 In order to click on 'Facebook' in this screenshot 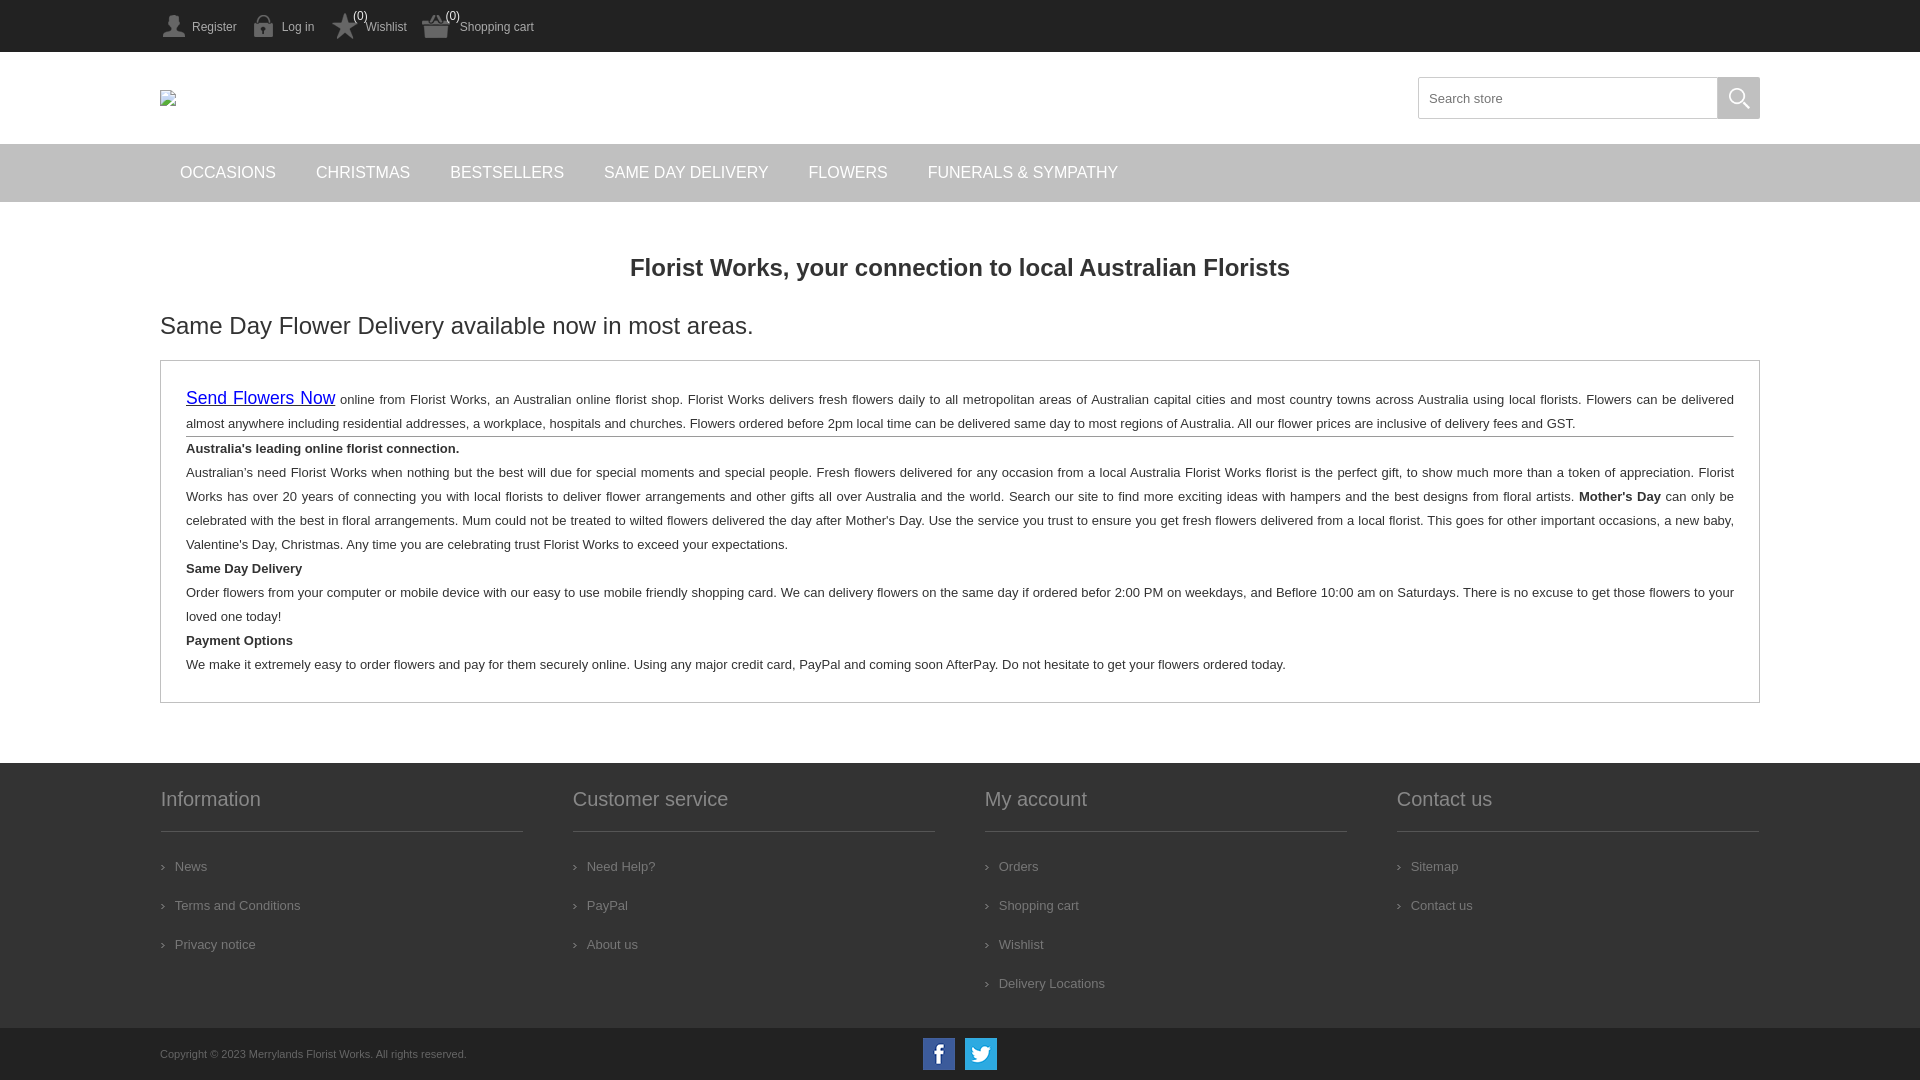, I will do `click(921, 1052)`.